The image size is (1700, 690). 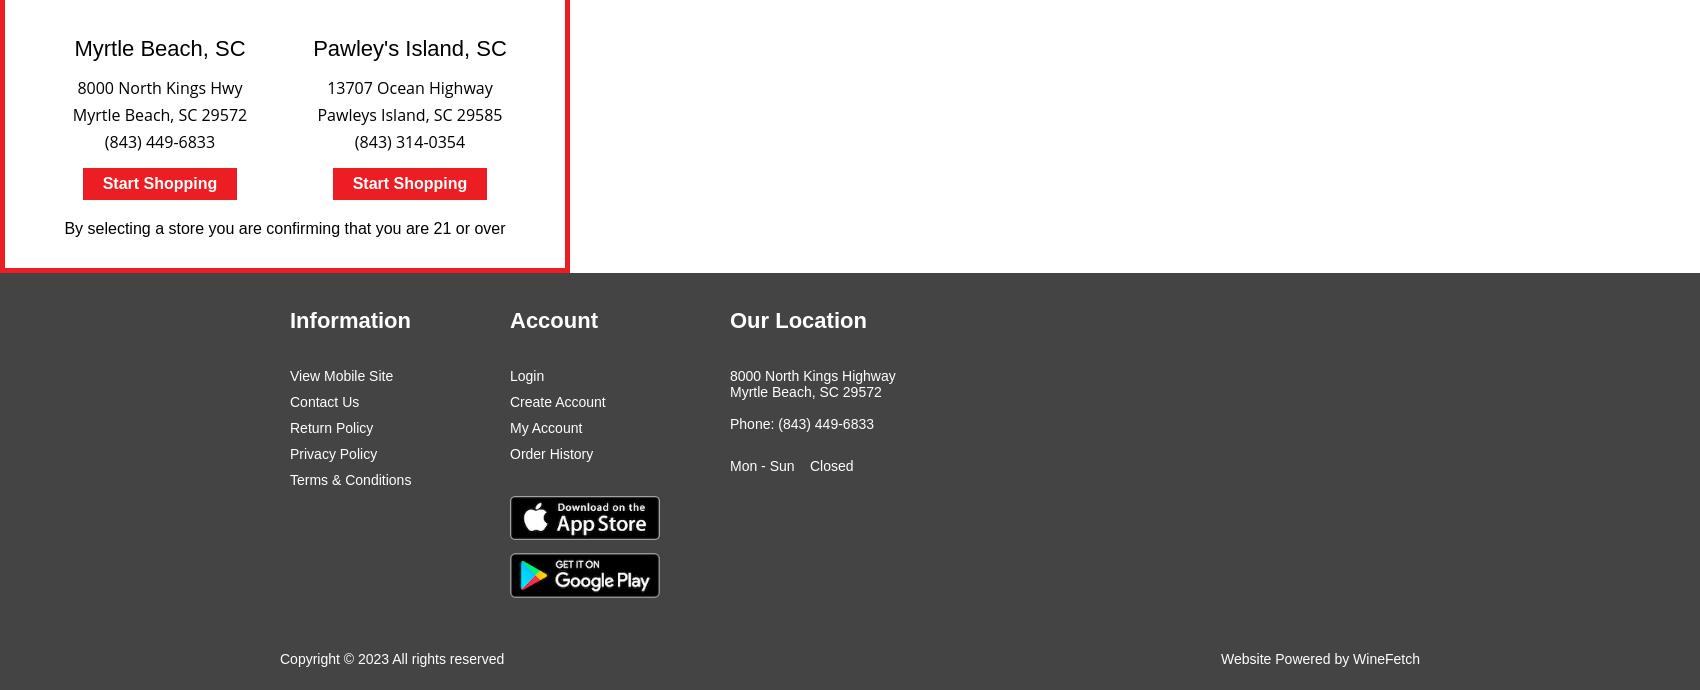 I want to click on 'View Mobile Site', so click(x=340, y=375).